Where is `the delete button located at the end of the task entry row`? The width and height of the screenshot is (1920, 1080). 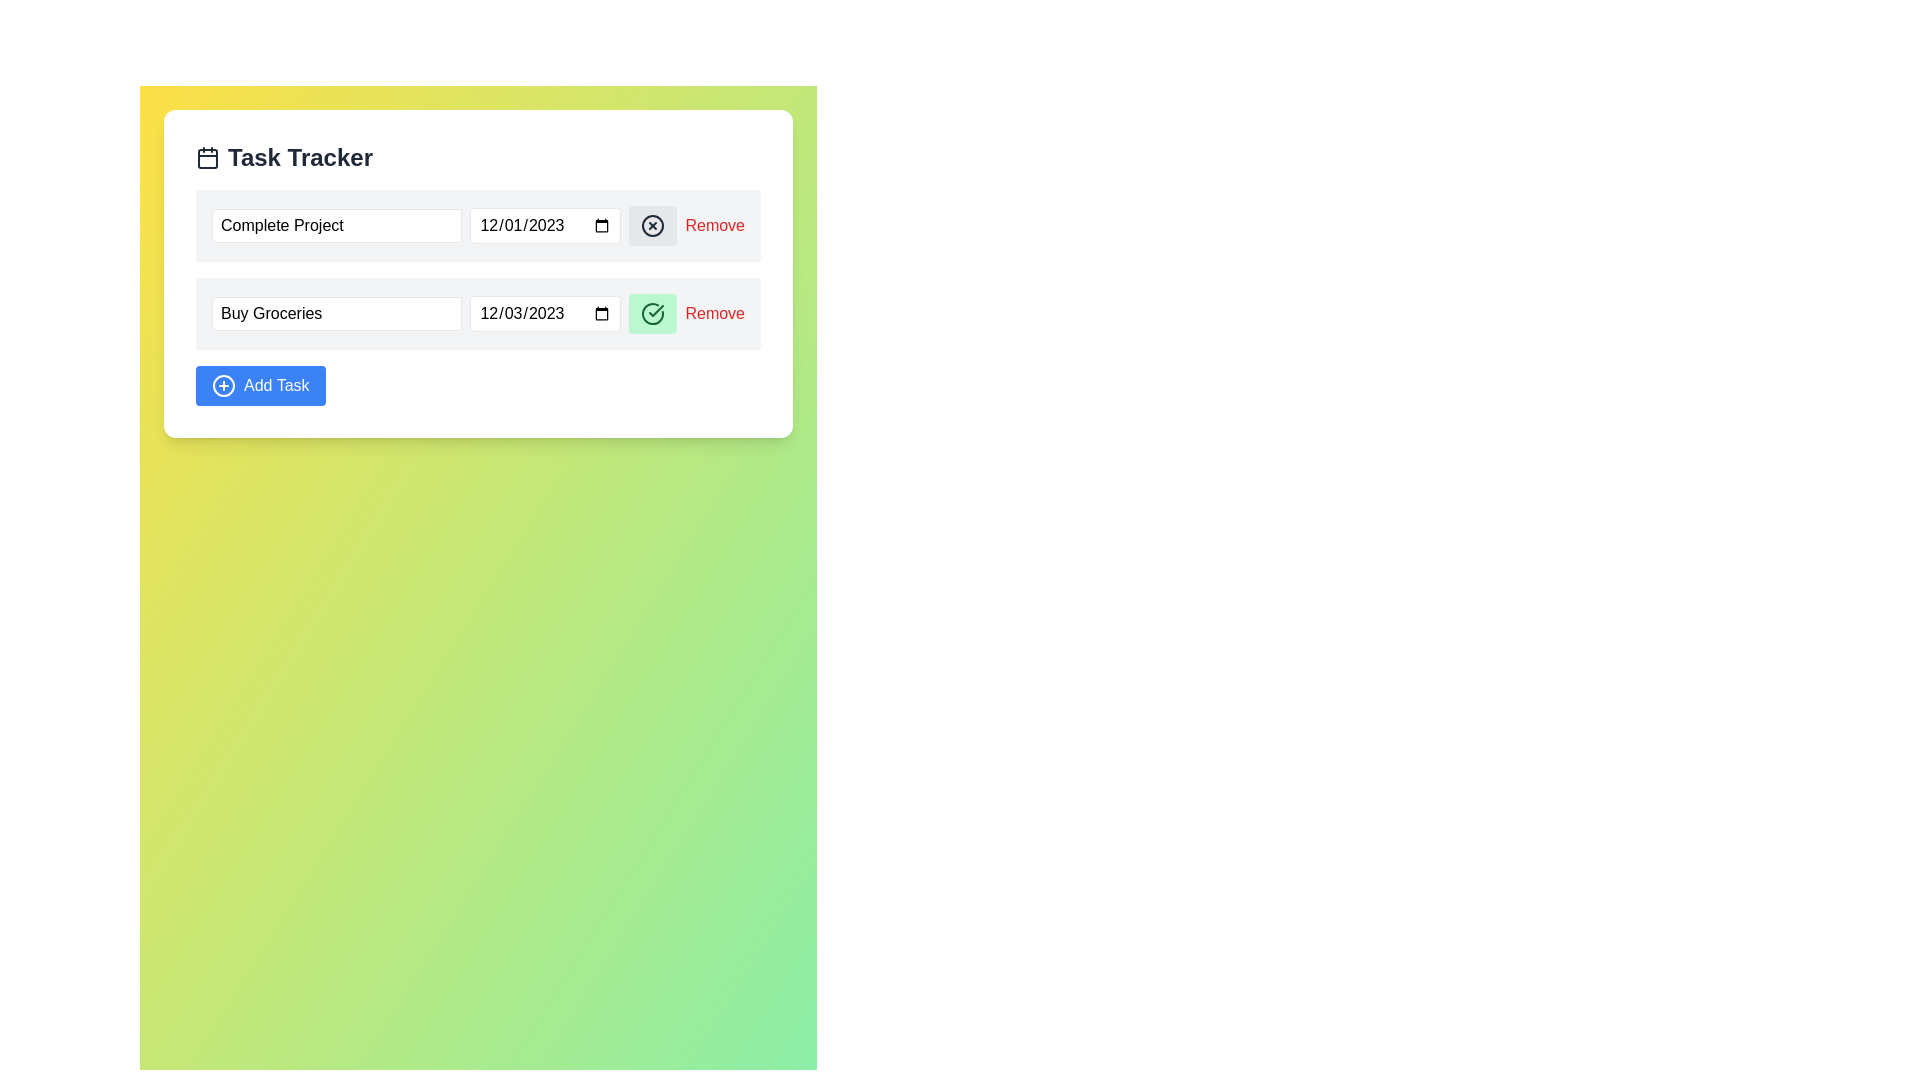 the delete button located at the end of the task entry row is located at coordinates (715, 313).